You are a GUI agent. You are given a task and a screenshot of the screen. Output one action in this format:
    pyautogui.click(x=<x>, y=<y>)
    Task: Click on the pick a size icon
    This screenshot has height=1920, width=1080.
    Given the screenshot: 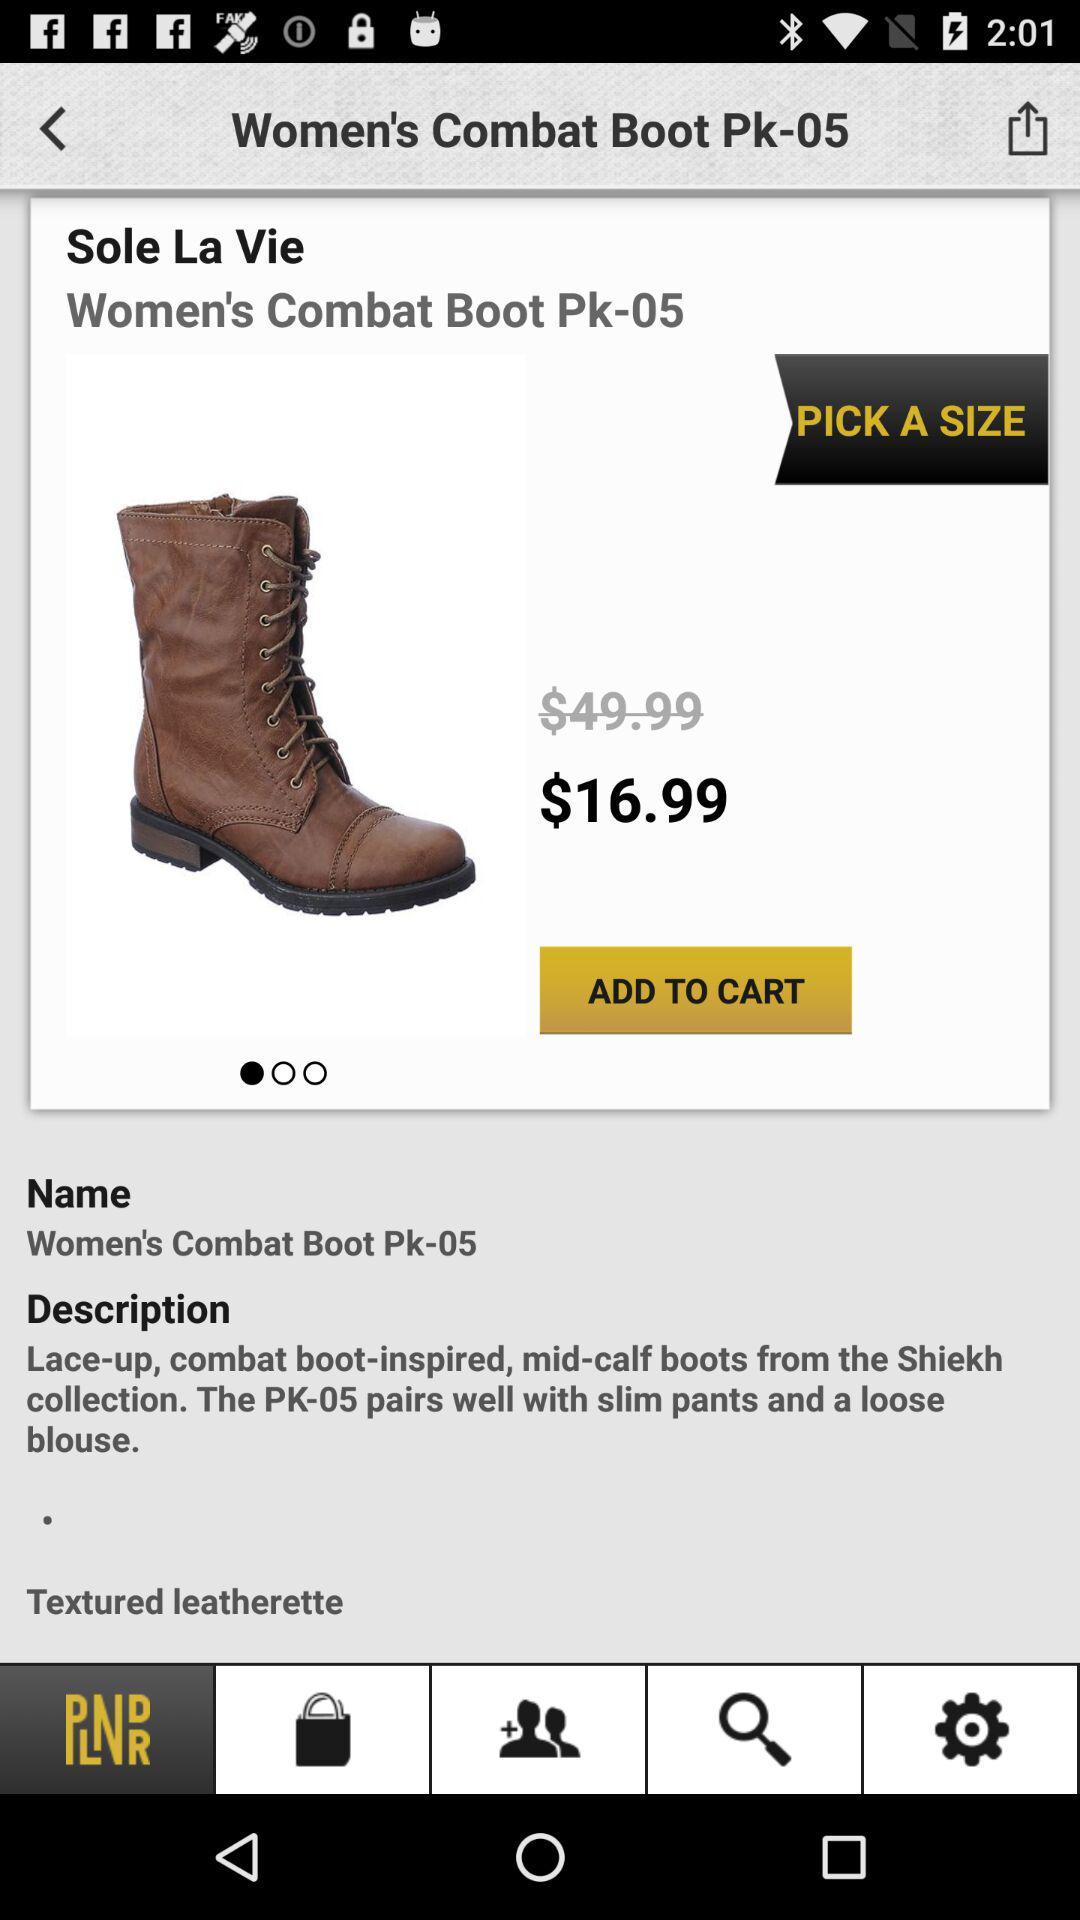 What is the action you would take?
    pyautogui.click(x=910, y=418)
    